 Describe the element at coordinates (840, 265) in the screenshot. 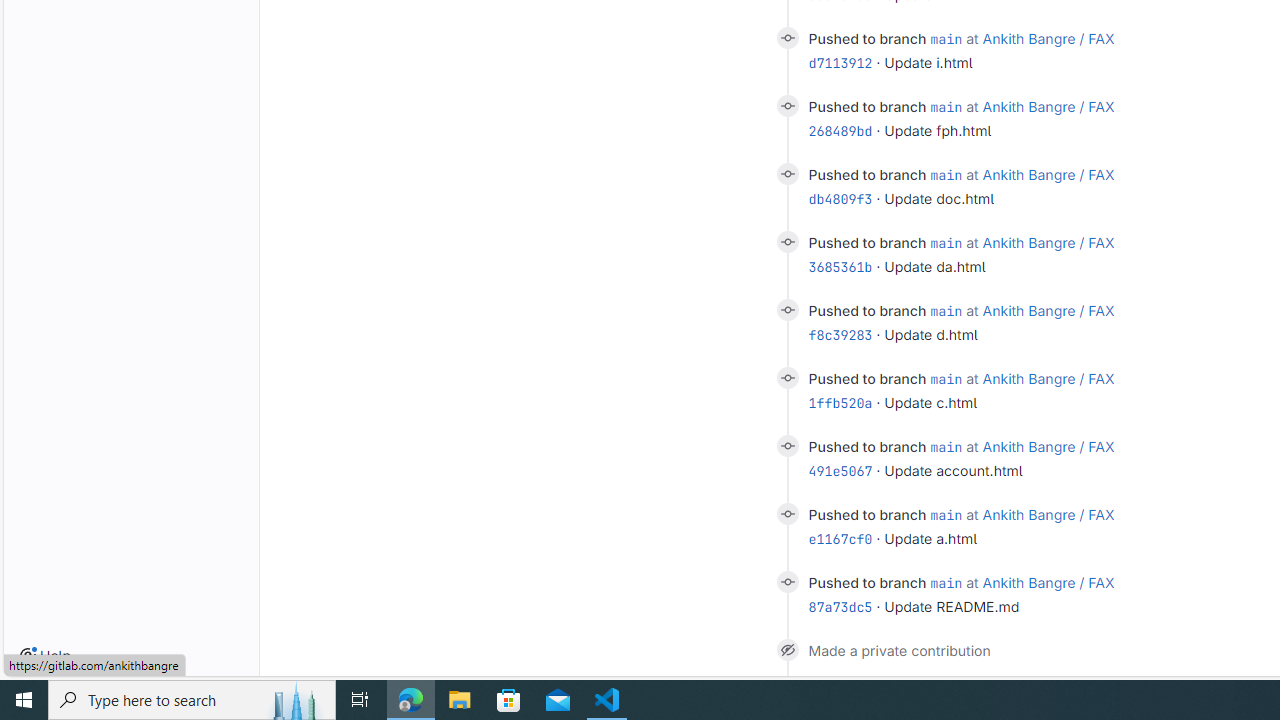

I see `'3685361b'` at that location.